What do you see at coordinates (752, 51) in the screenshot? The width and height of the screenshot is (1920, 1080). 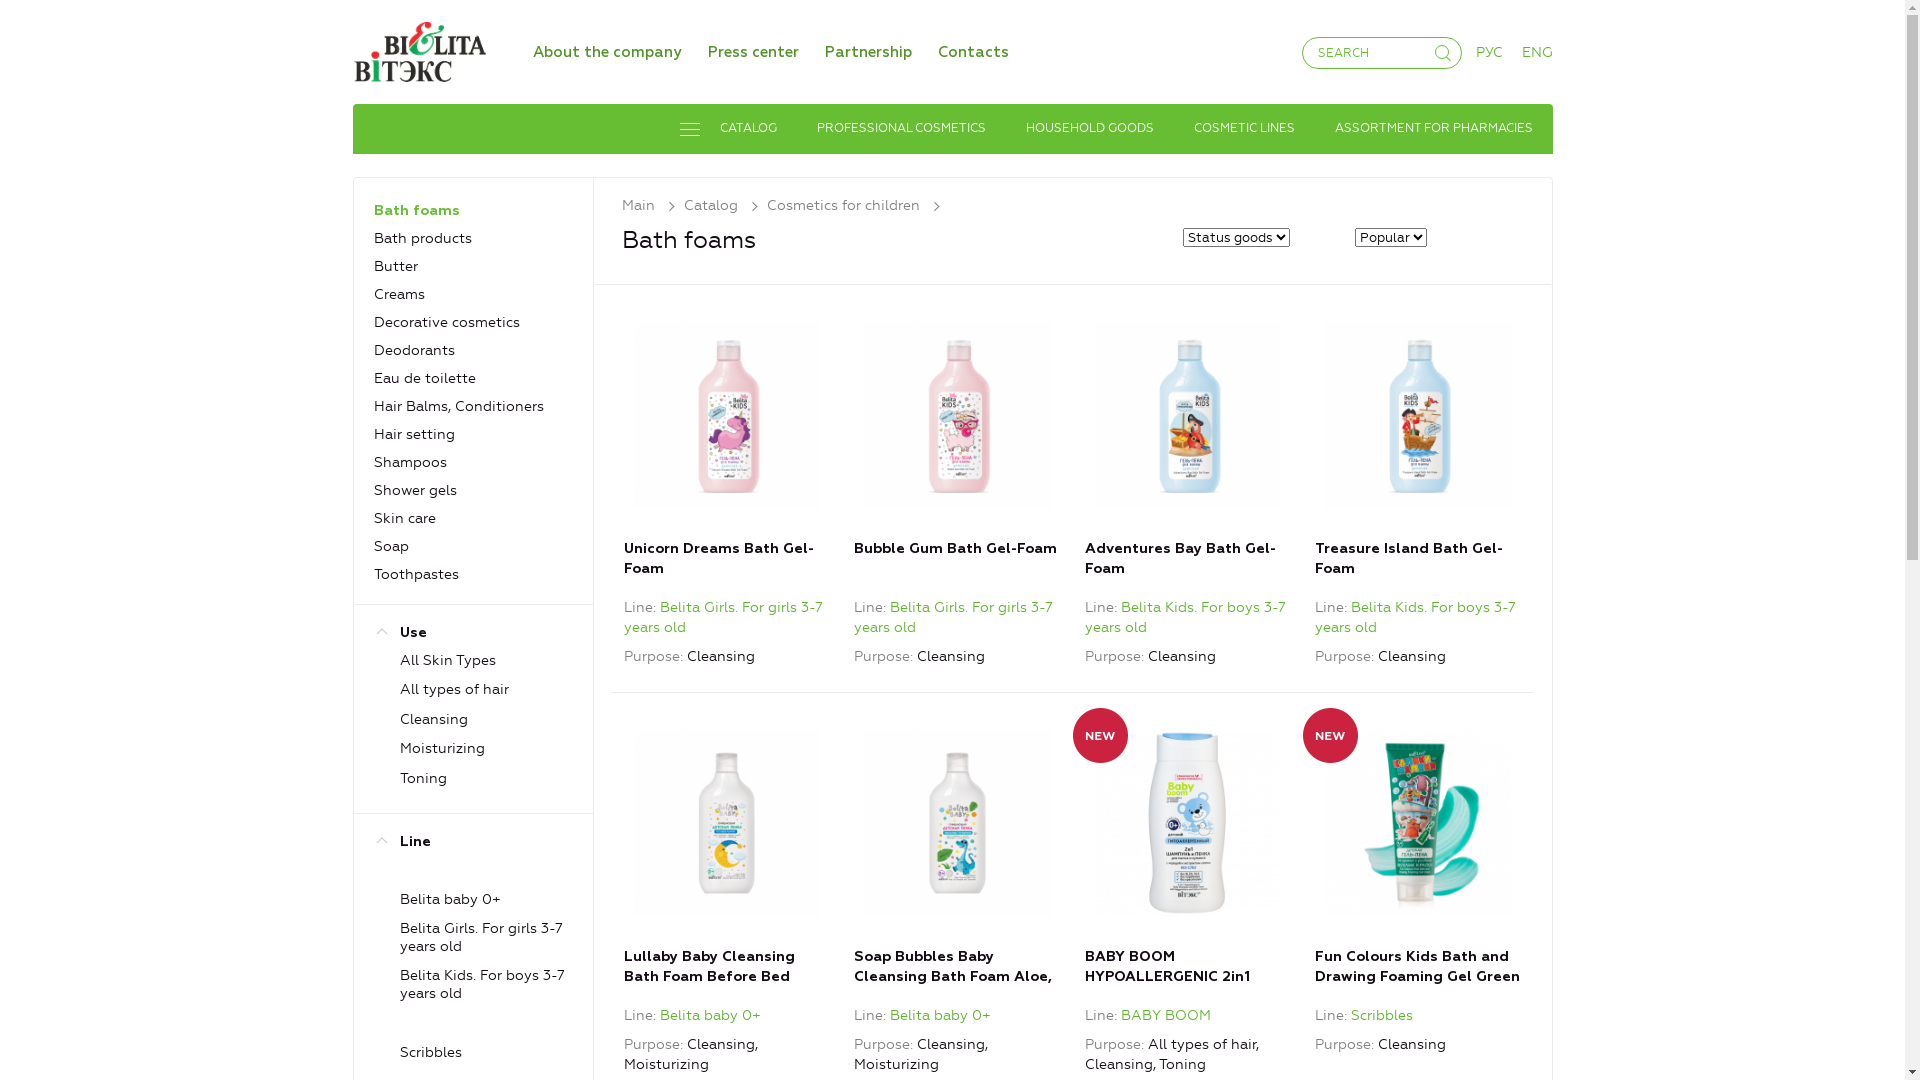 I see `'Press center'` at bounding box center [752, 51].